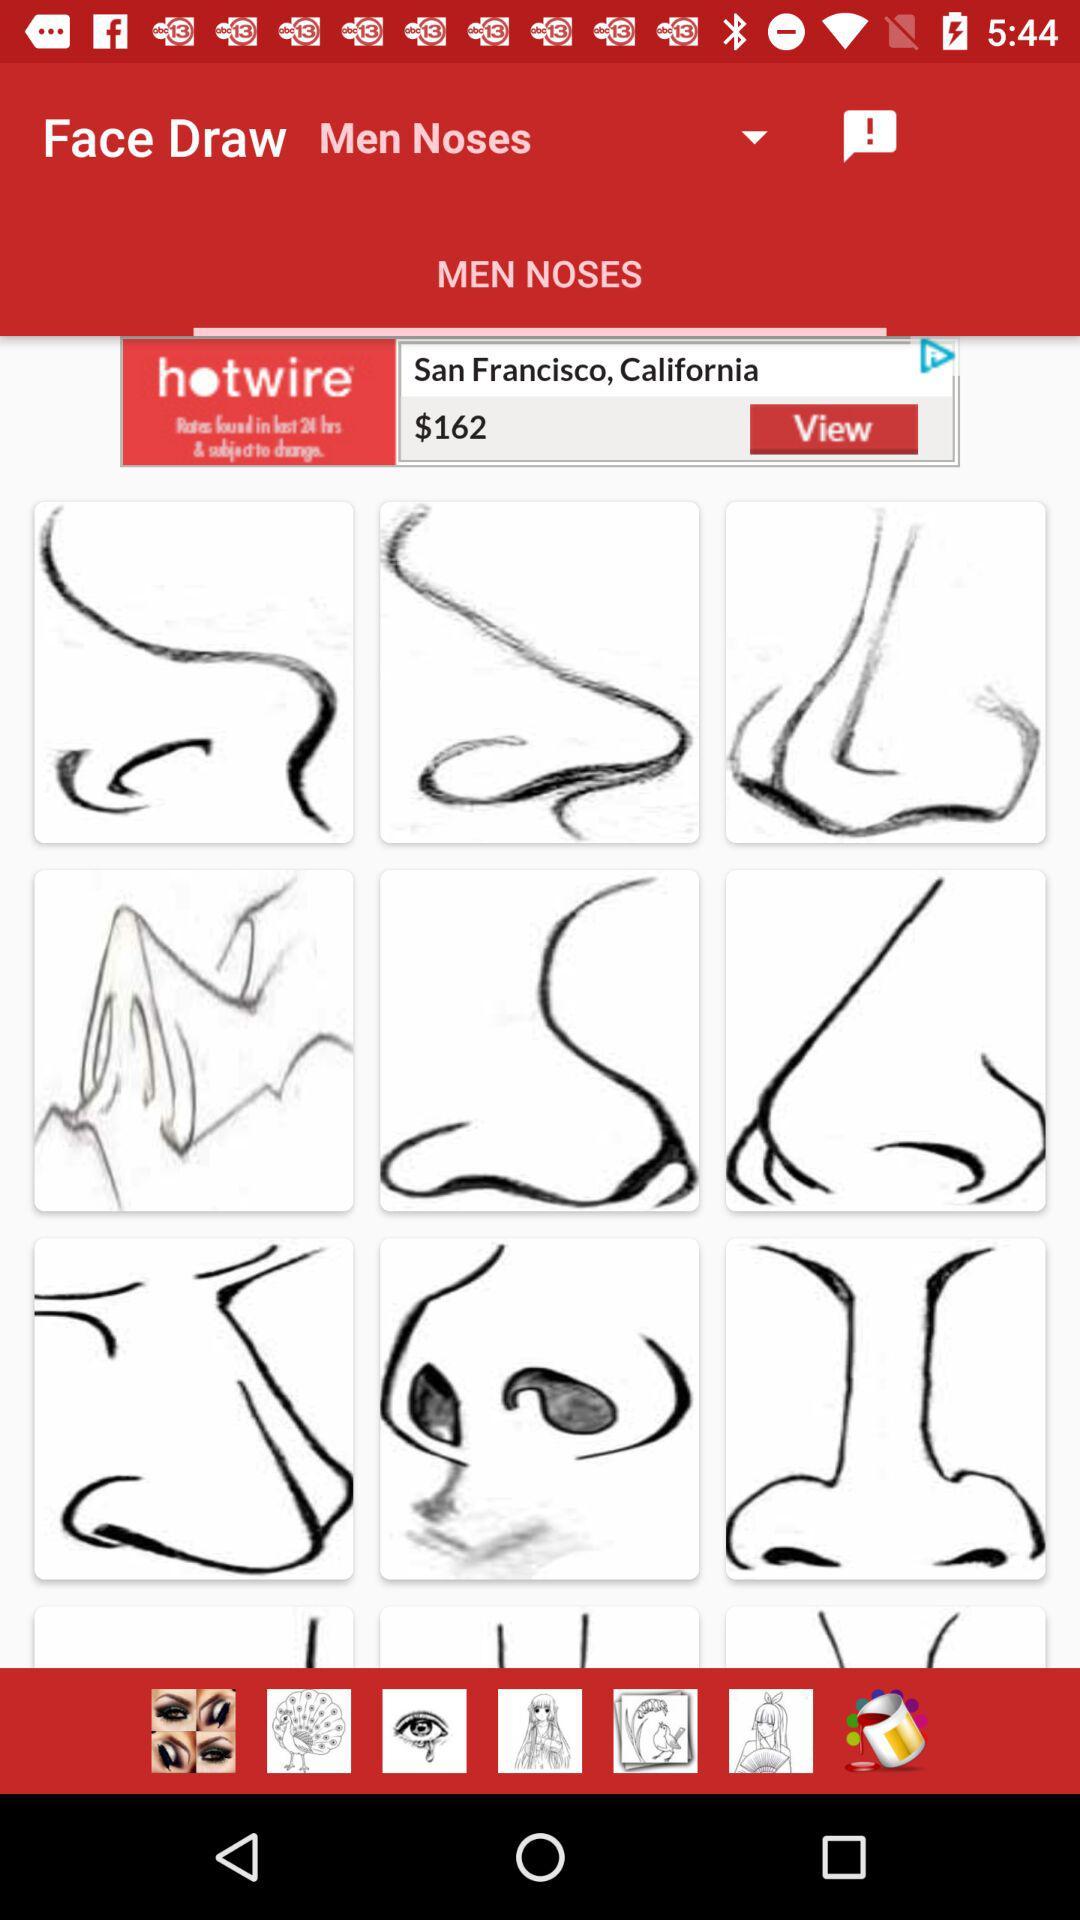  What do you see at coordinates (423, 1730) in the screenshot?
I see `ice button` at bounding box center [423, 1730].